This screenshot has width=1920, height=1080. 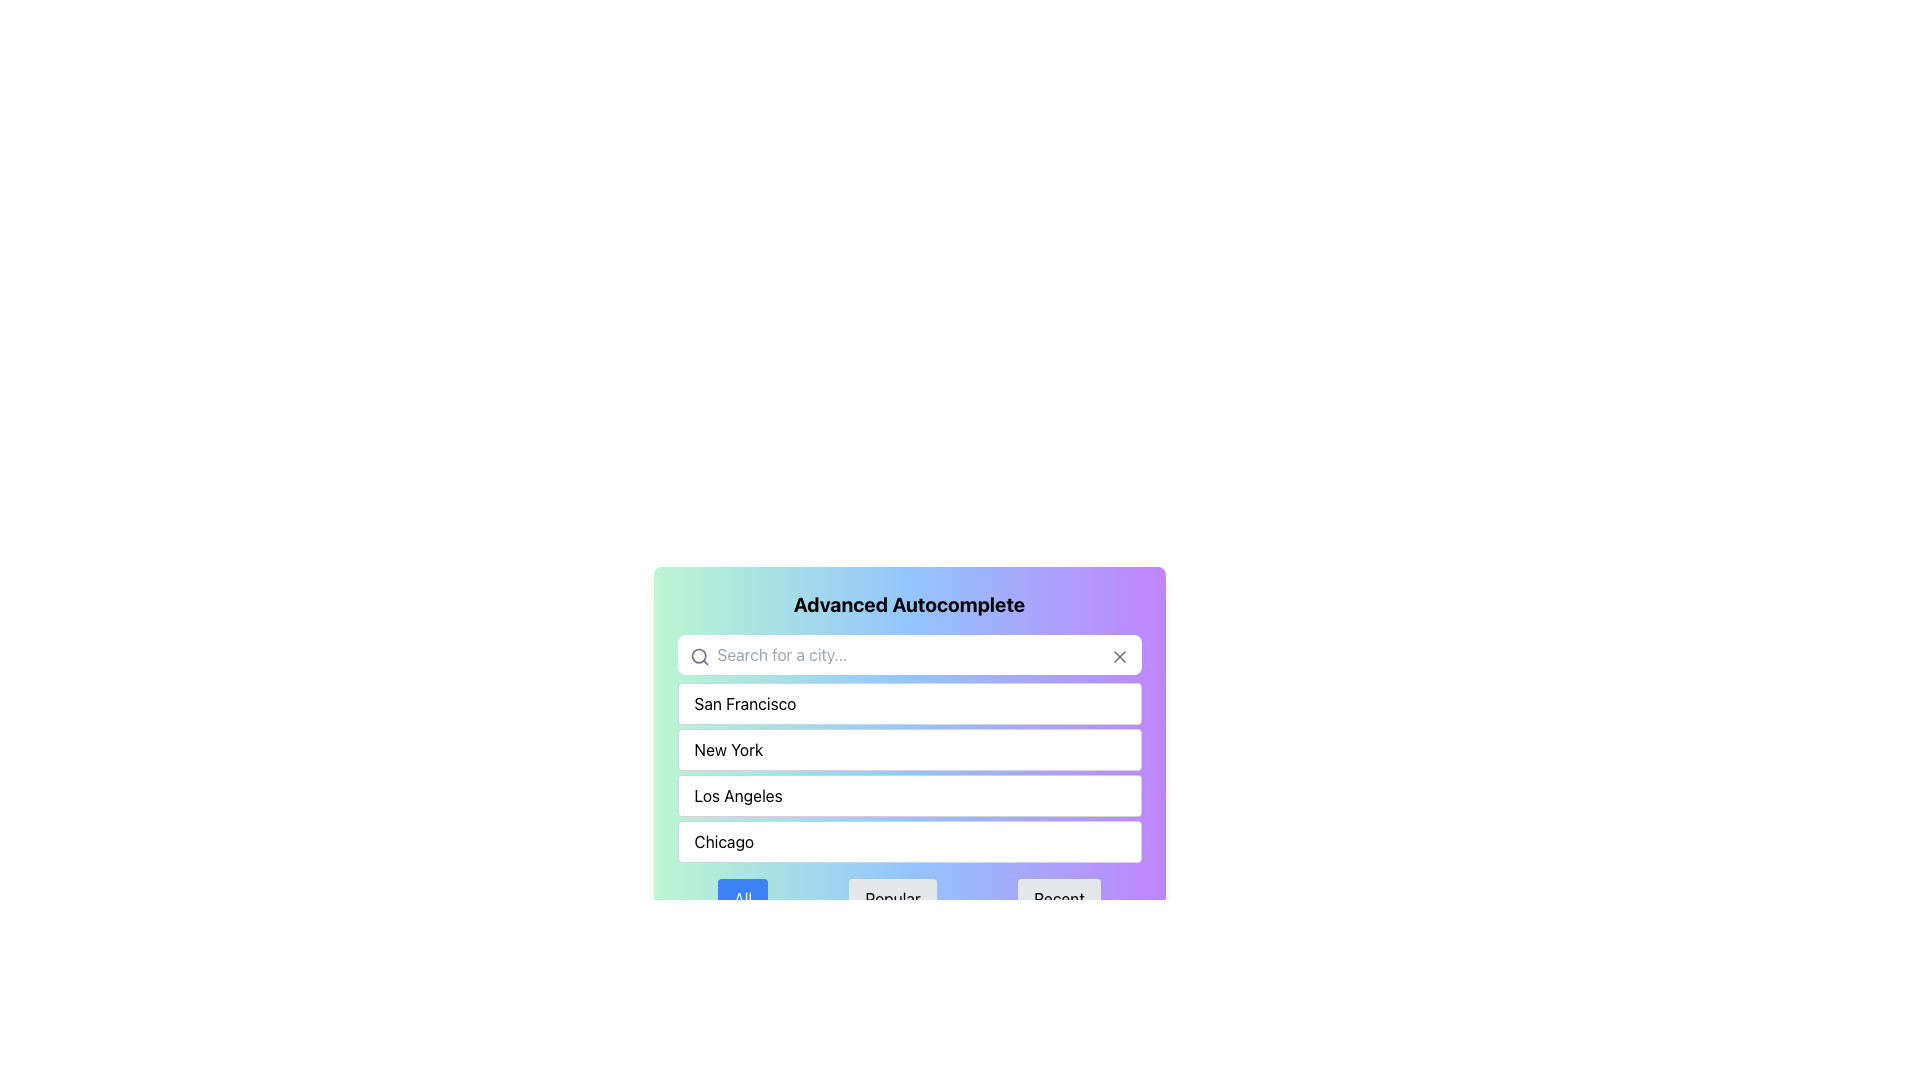 I want to click on the clear button located at the top-right corner of the search bar to clear the input field, so click(x=1118, y=656).